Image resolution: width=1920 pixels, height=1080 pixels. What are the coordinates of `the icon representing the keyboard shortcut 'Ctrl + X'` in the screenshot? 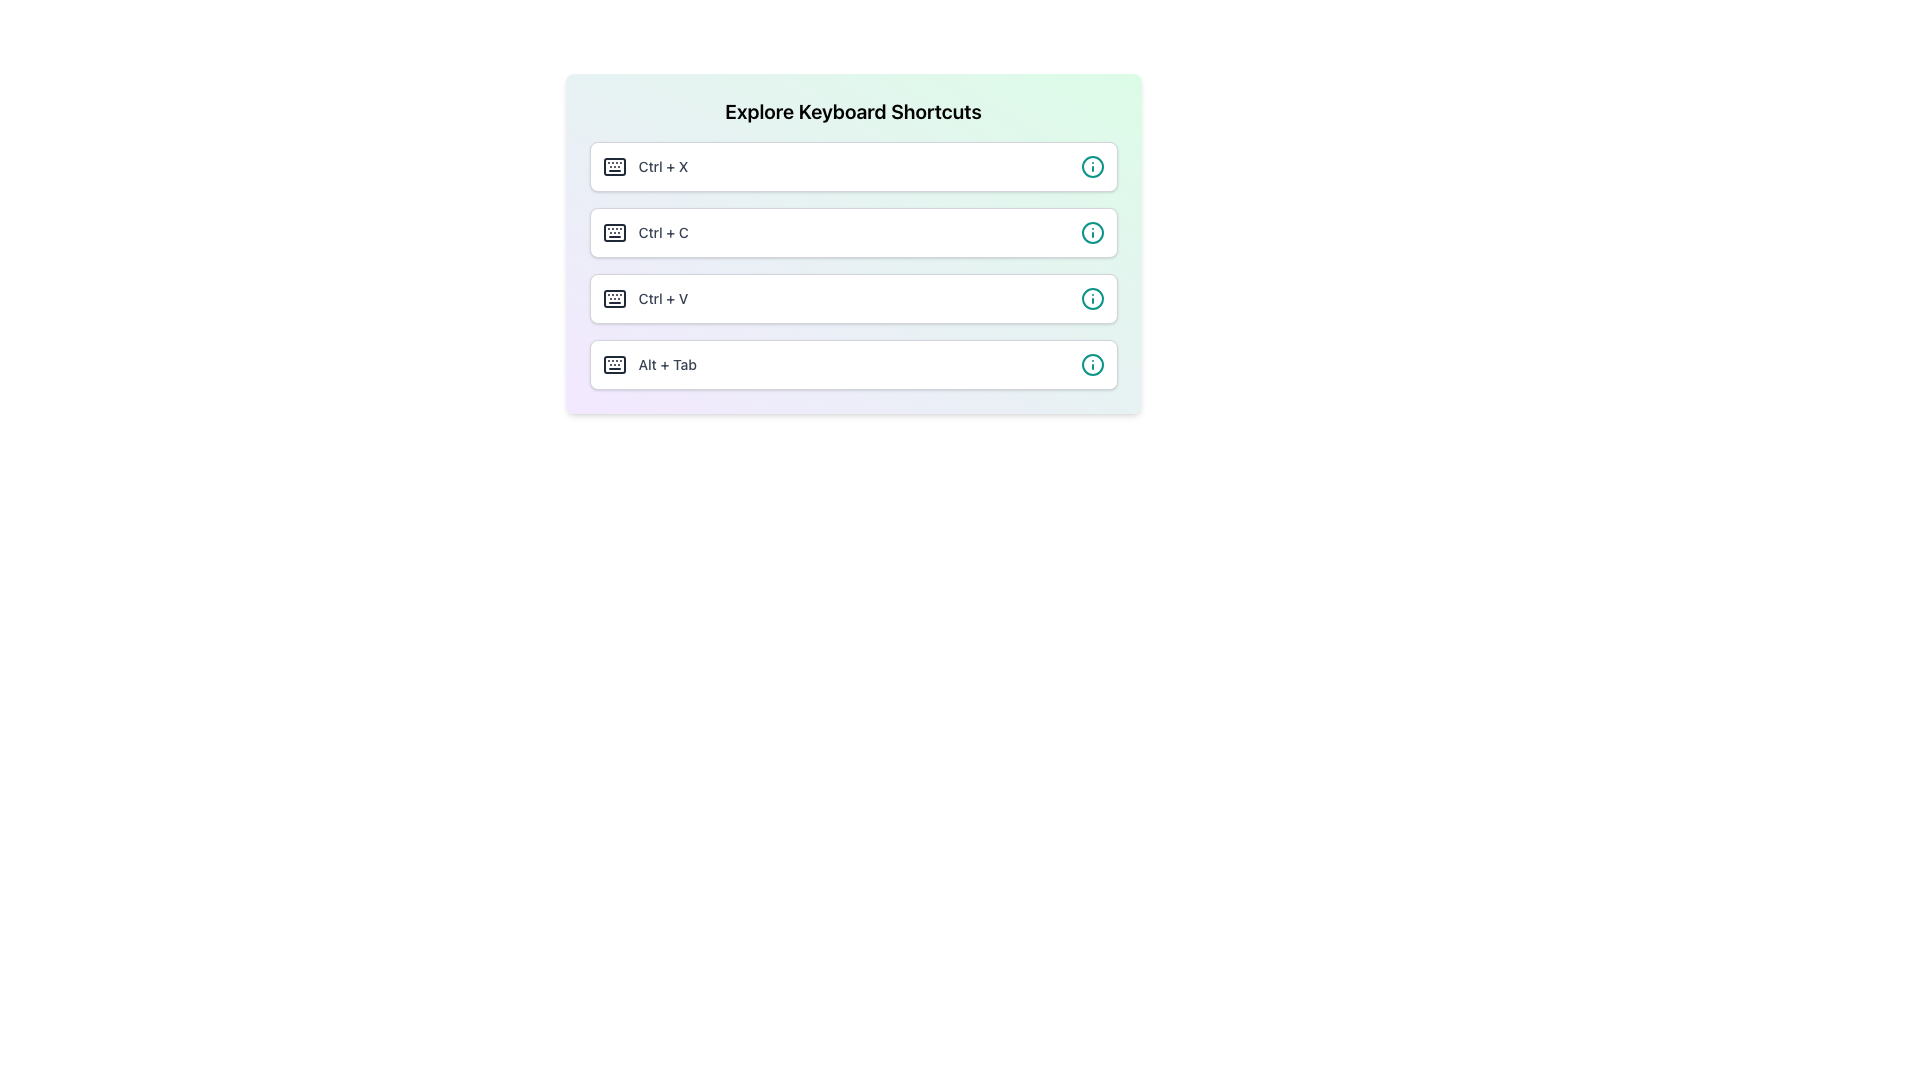 It's located at (613, 165).